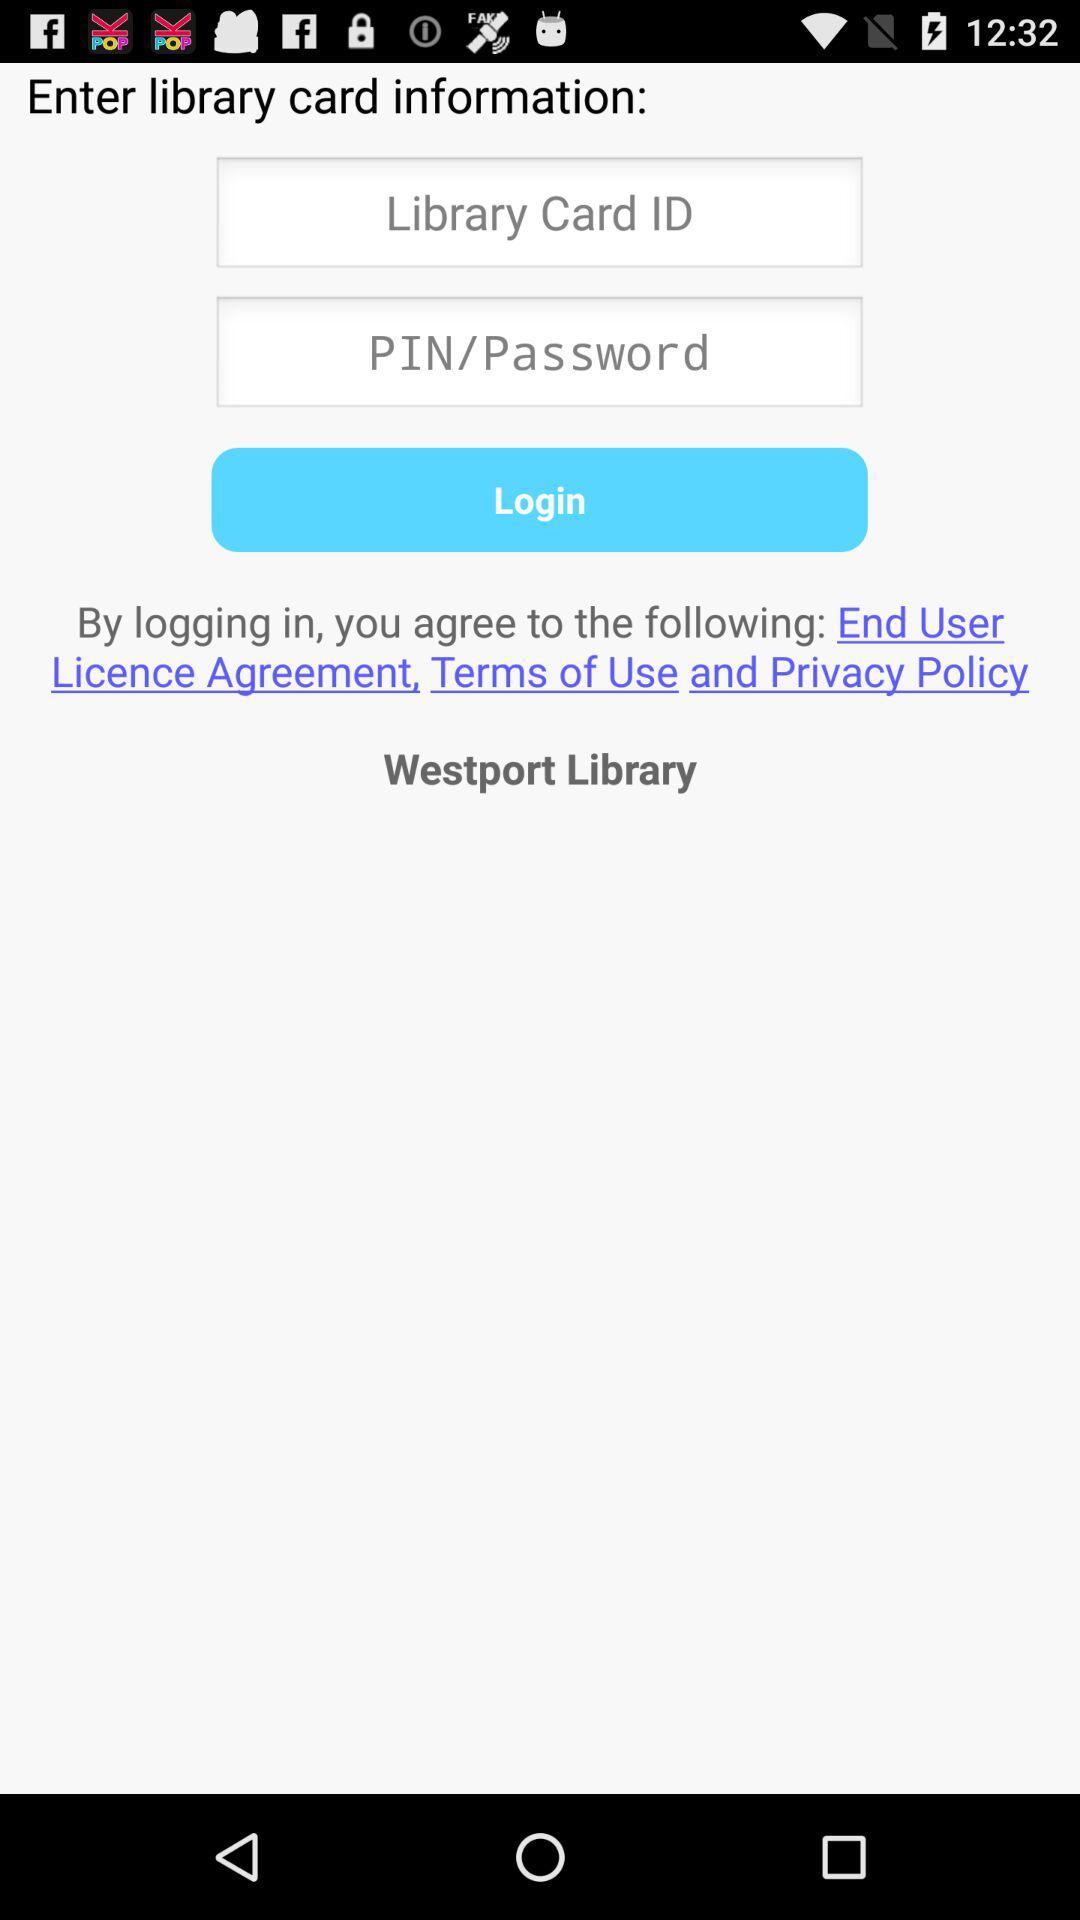 Image resolution: width=1080 pixels, height=1920 pixels. Describe the element at coordinates (538, 218) in the screenshot. I see `form to enter library card id` at that location.